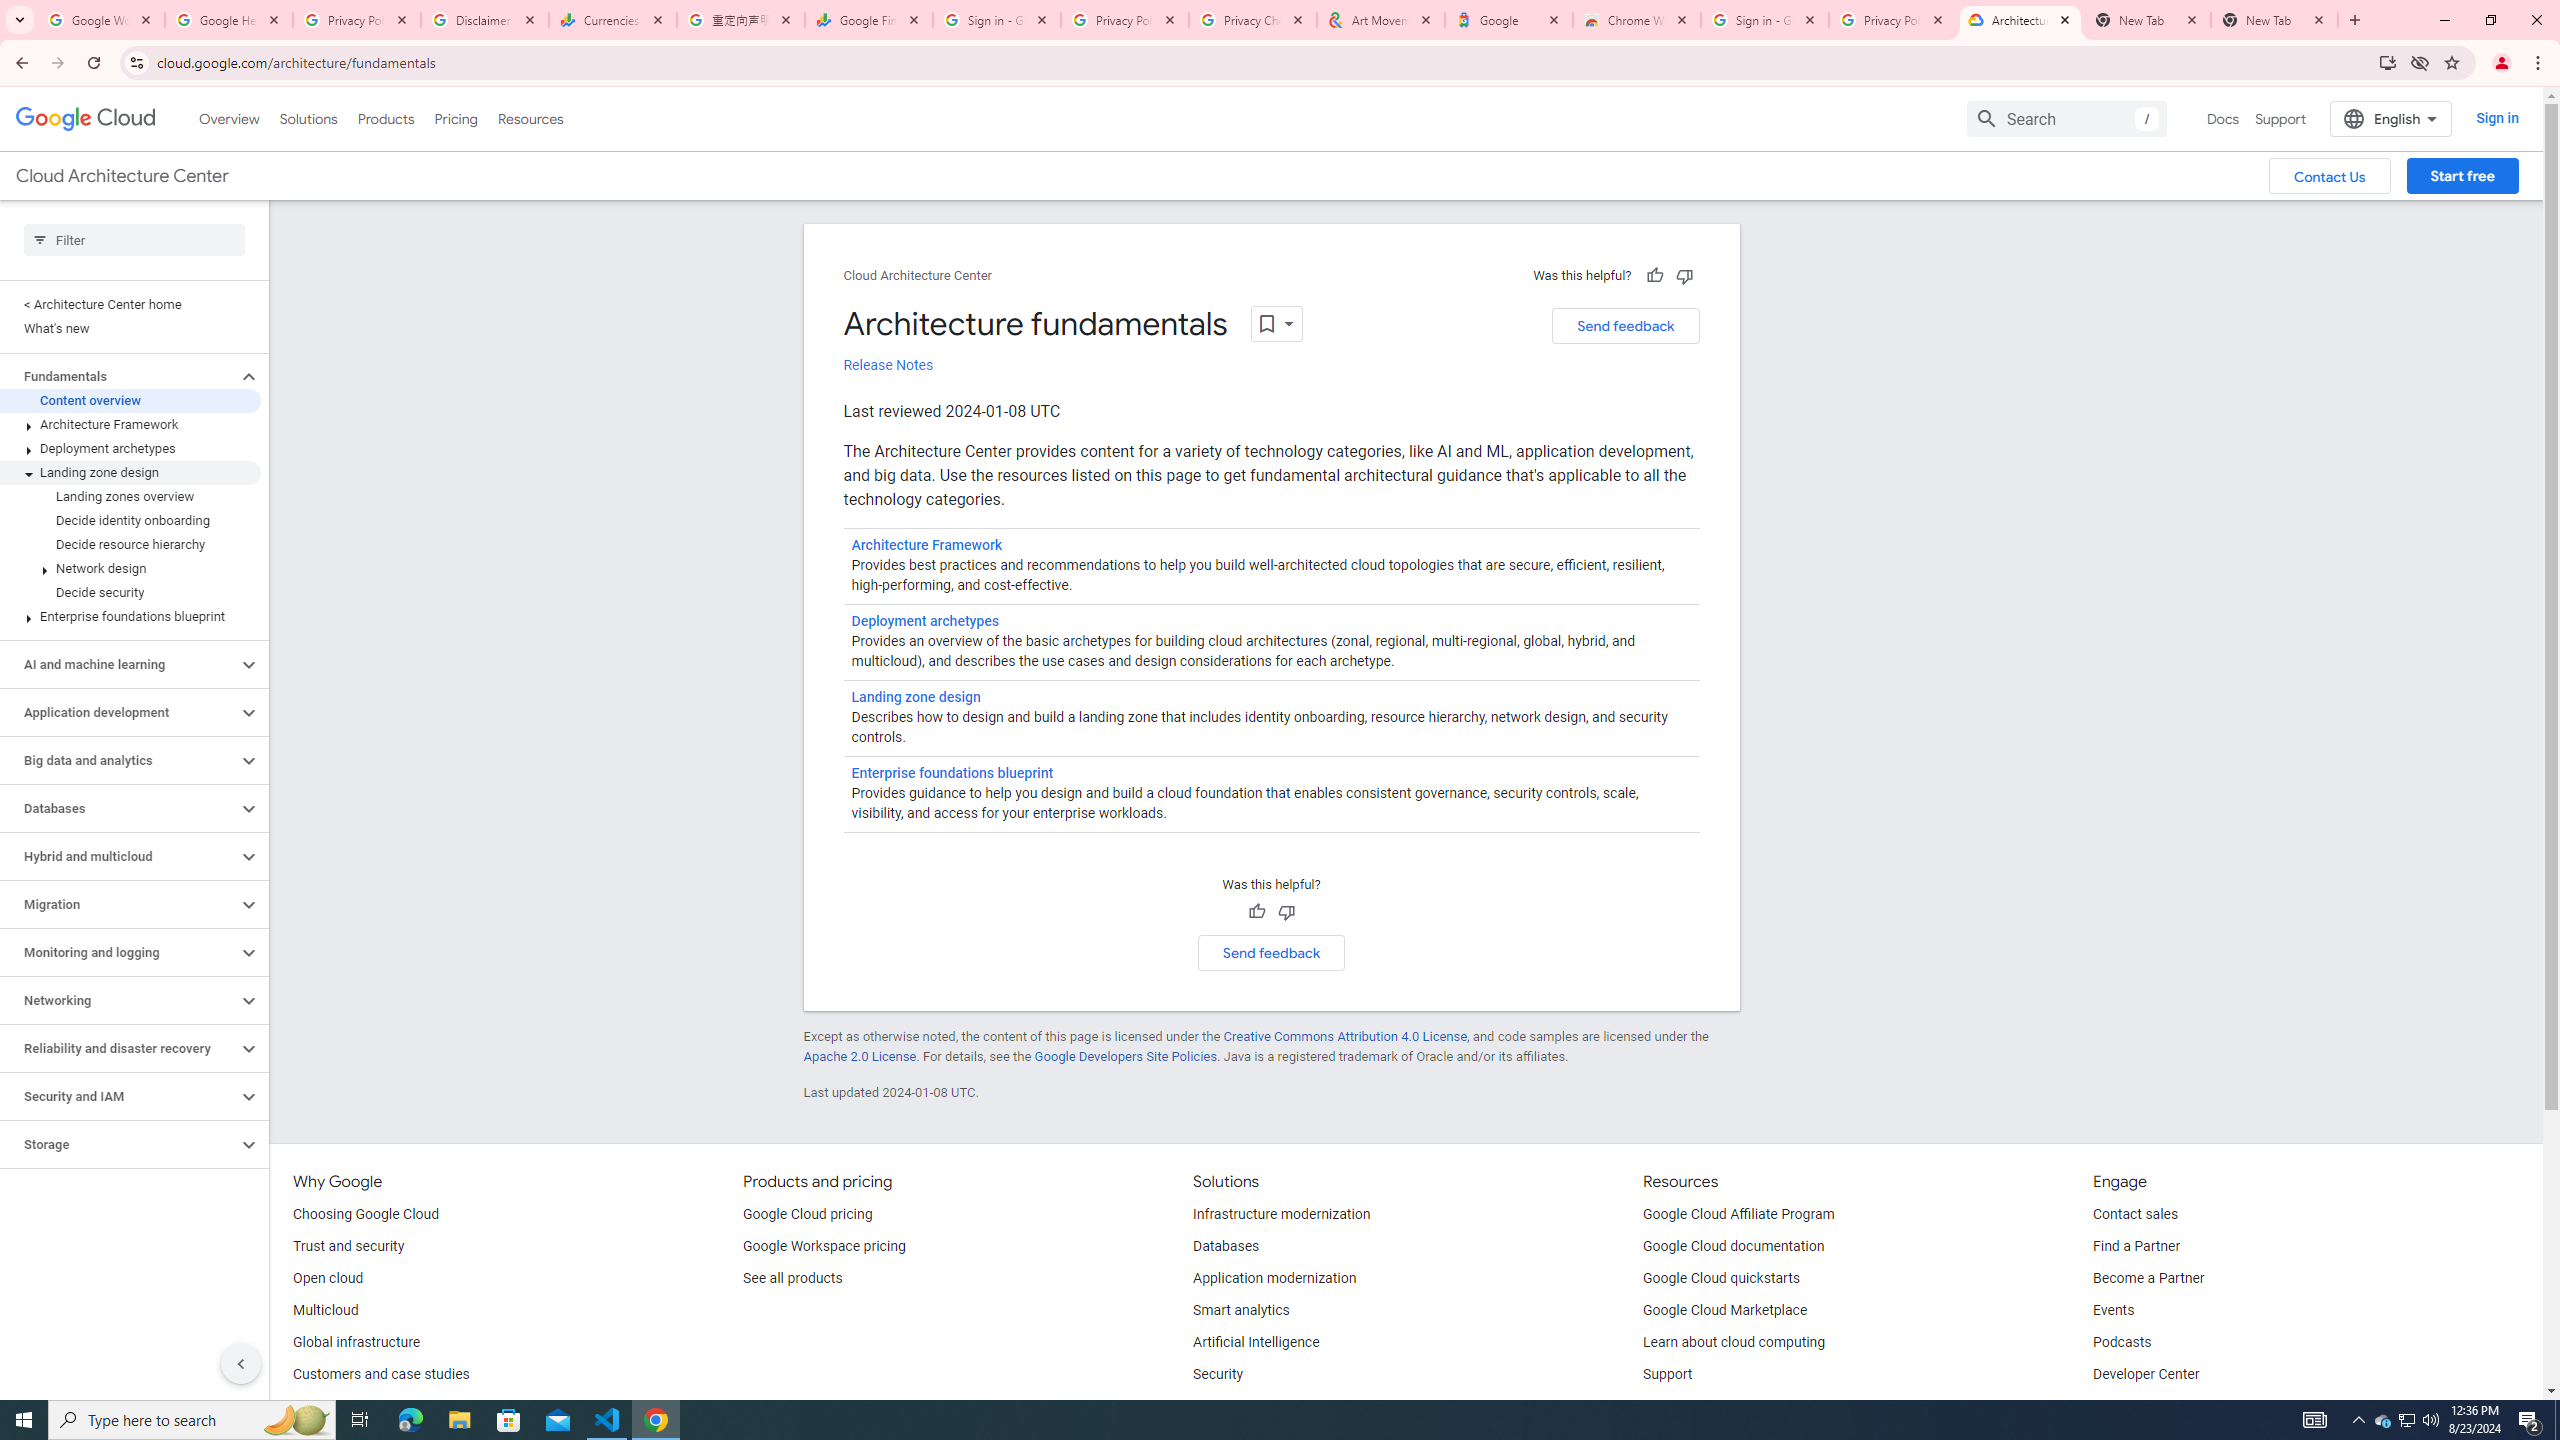 Image resolution: width=2560 pixels, height=1440 pixels. Describe the element at coordinates (951, 773) in the screenshot. I see `'Enterprise foundations blueprint'` at that location.